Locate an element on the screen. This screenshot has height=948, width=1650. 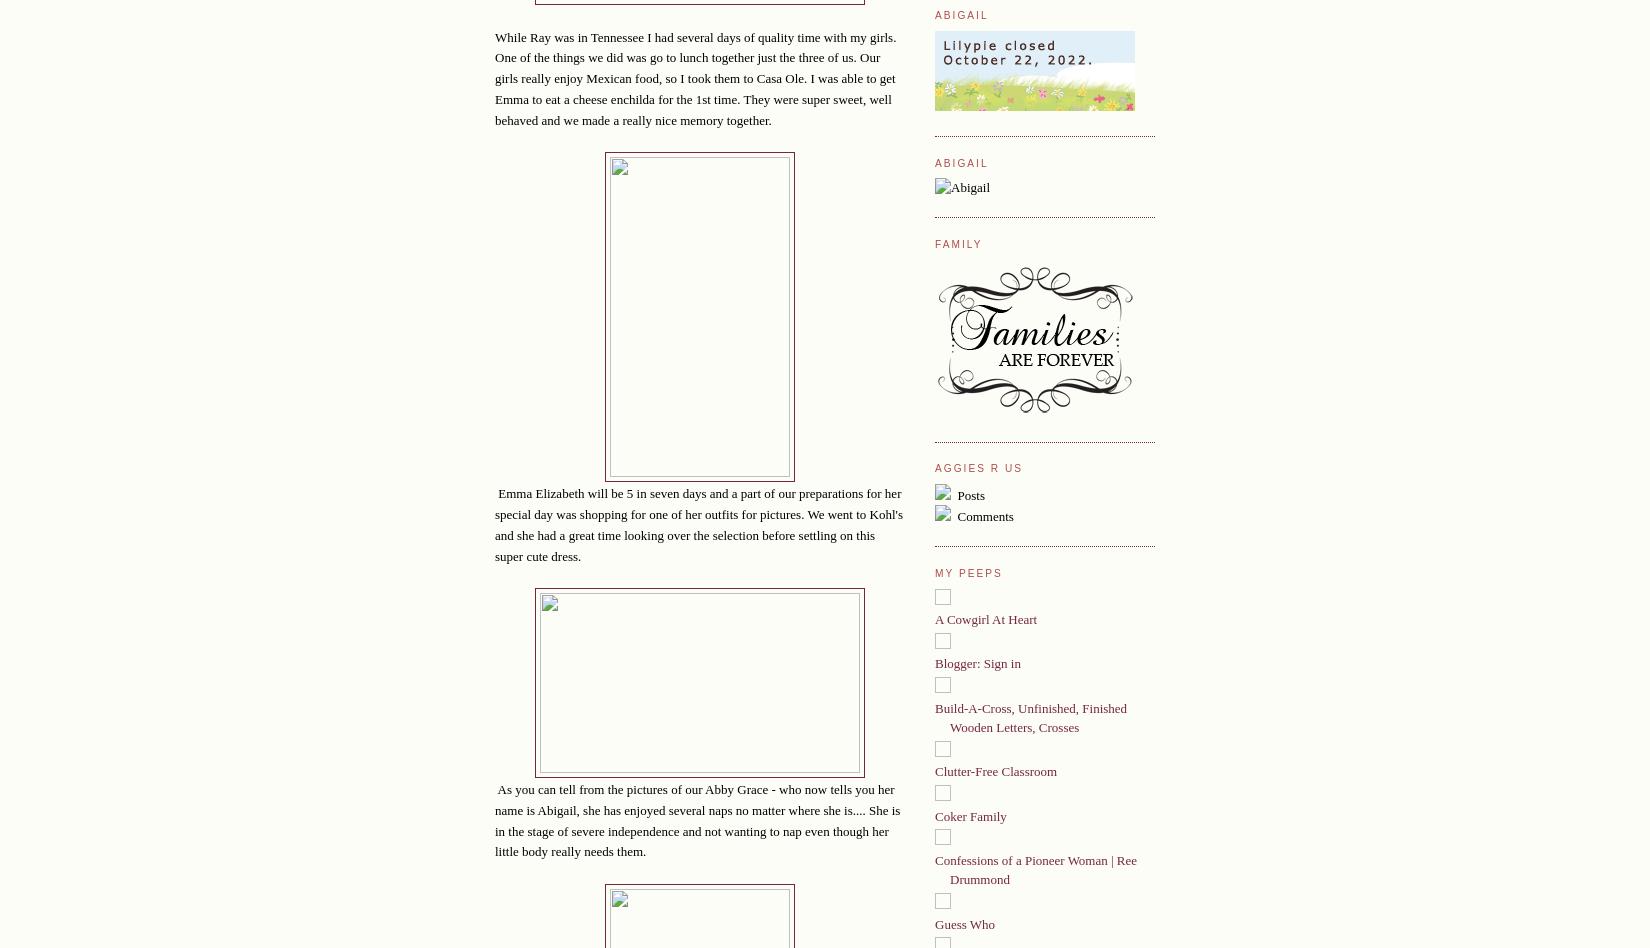
'Blogger: Sign in' is located at coordinates (977, 662).